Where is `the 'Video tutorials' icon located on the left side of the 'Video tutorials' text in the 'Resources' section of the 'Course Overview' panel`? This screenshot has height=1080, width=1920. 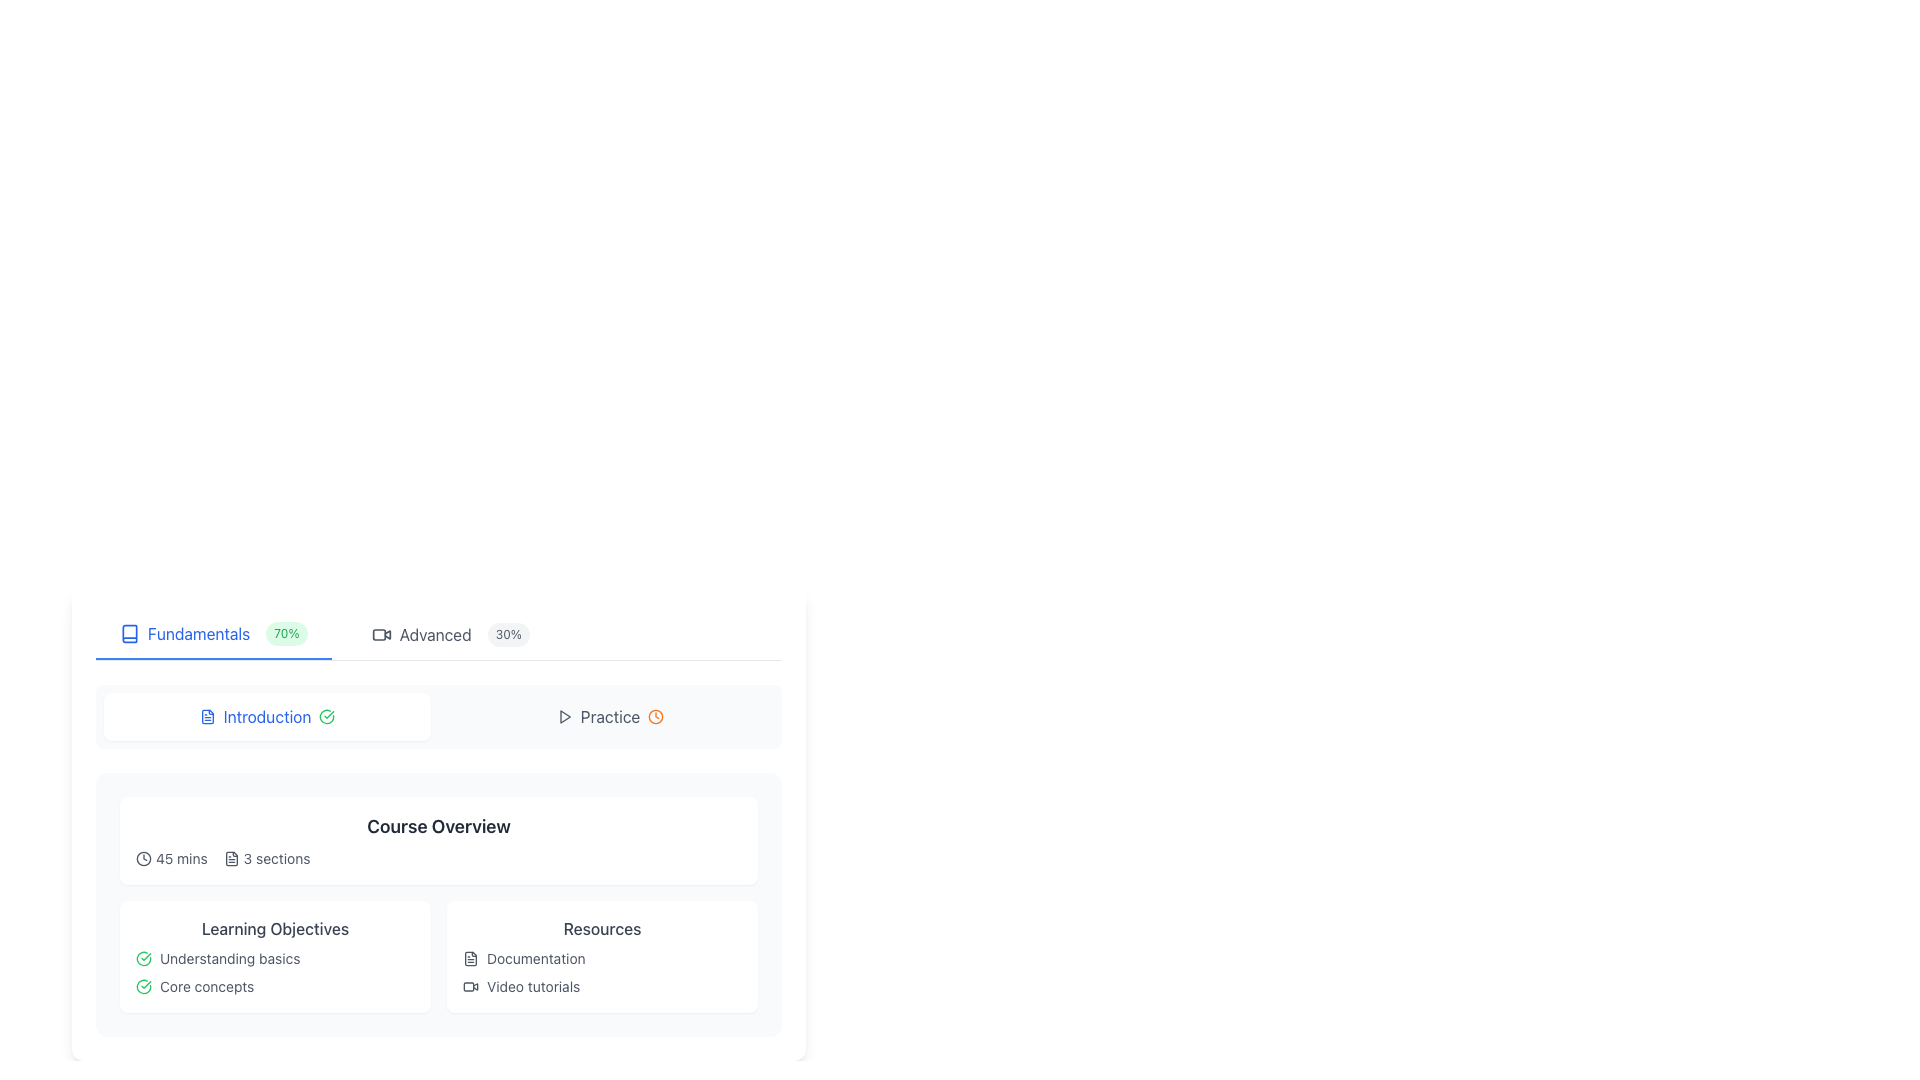 the 'Video tutorials' icon located on the left side of the 'Video tutorials' text in the 'Resources' section of the 'Course Overview' panel is located at coordinates (469, 986).